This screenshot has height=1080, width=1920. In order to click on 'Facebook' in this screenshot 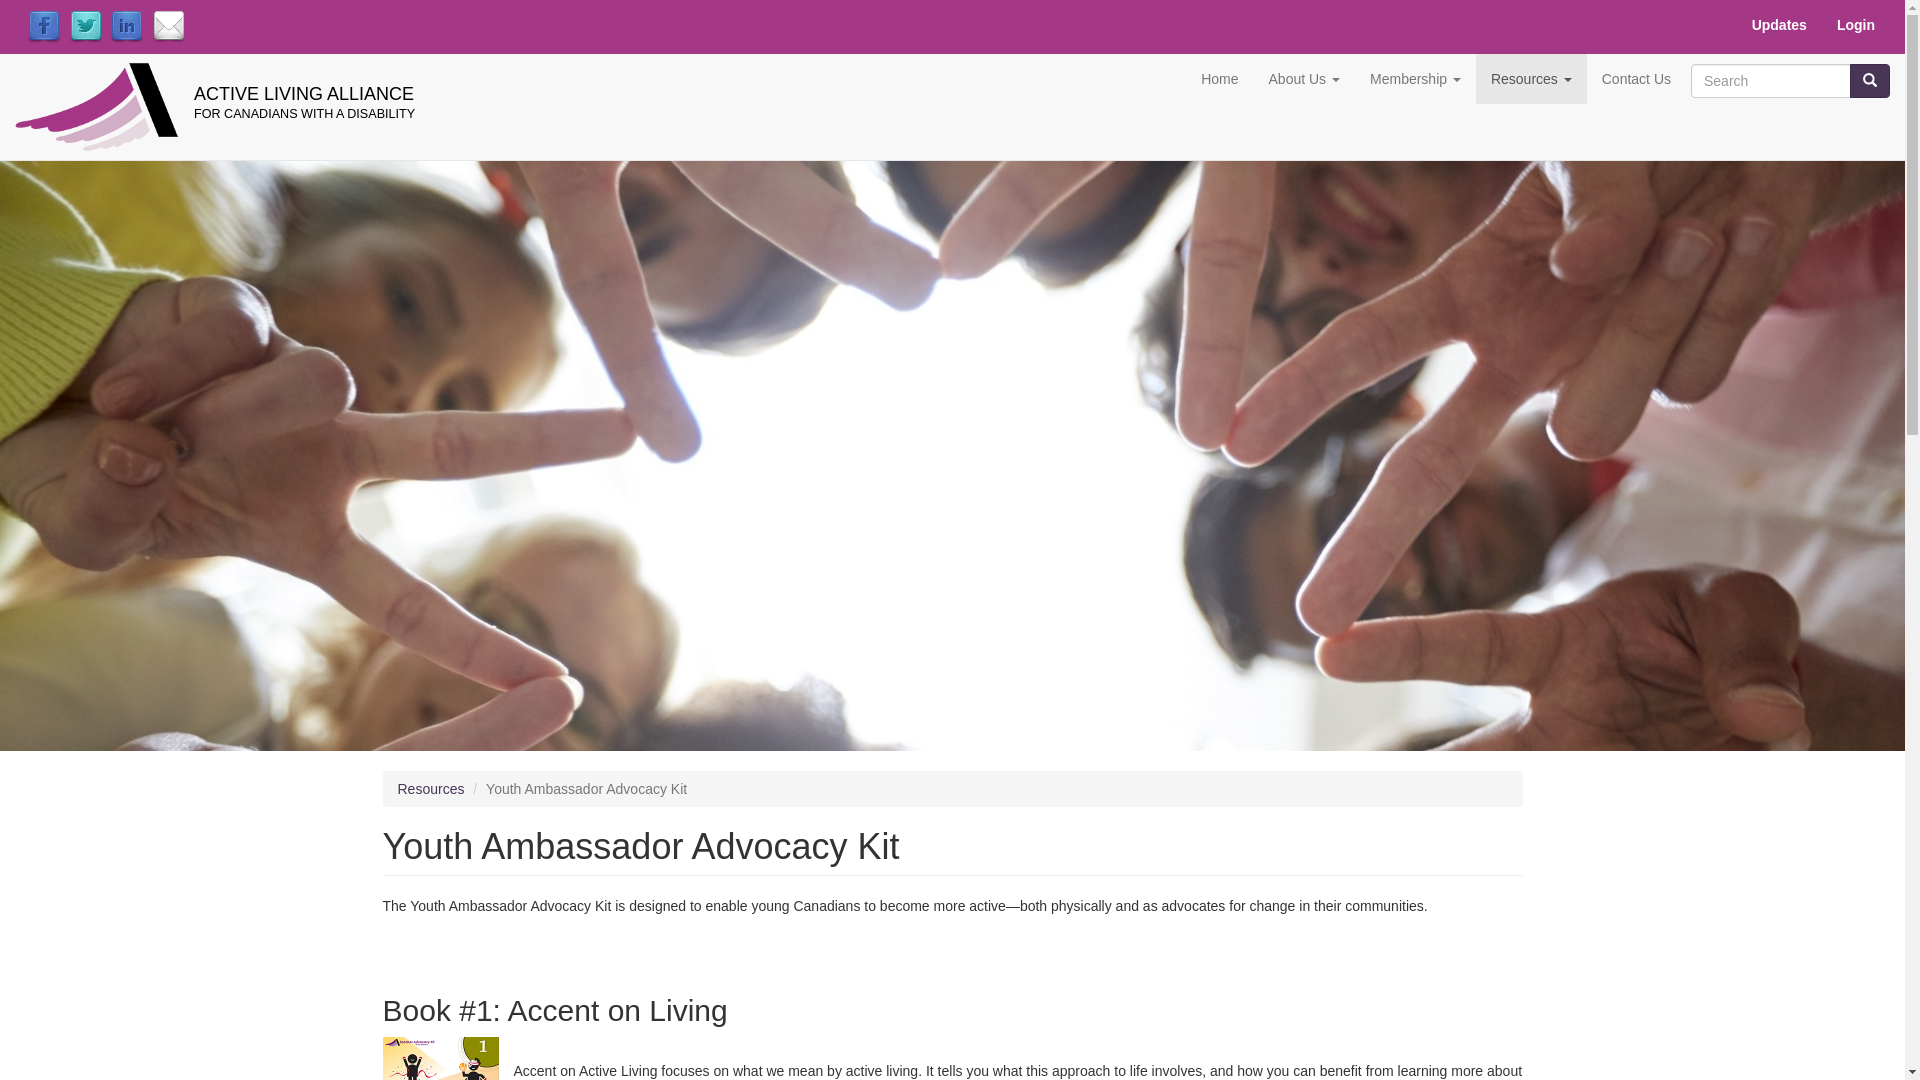, I will do `click(43, 26)`.